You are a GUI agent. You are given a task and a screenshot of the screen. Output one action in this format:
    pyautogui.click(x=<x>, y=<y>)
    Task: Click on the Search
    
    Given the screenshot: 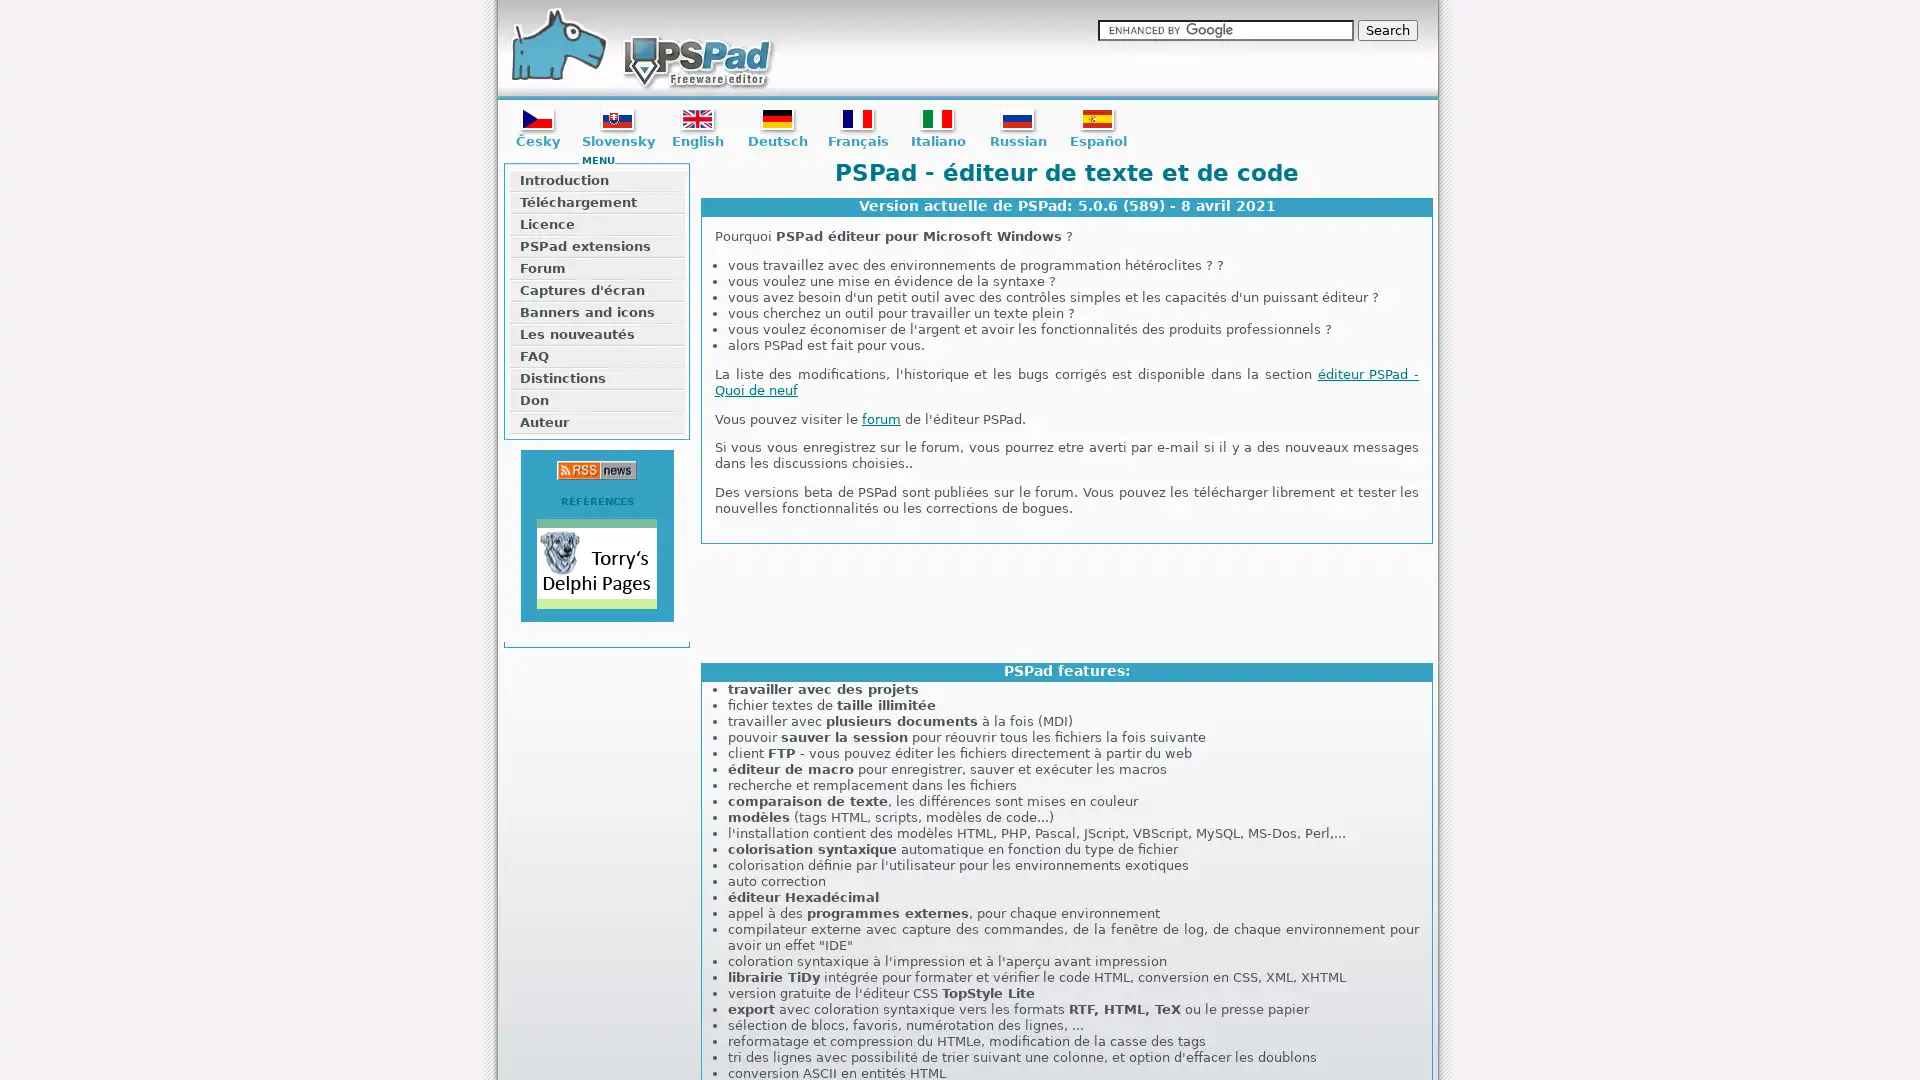 What is the action you would take?
    pyautogui.click(x=1386, y=30)
    